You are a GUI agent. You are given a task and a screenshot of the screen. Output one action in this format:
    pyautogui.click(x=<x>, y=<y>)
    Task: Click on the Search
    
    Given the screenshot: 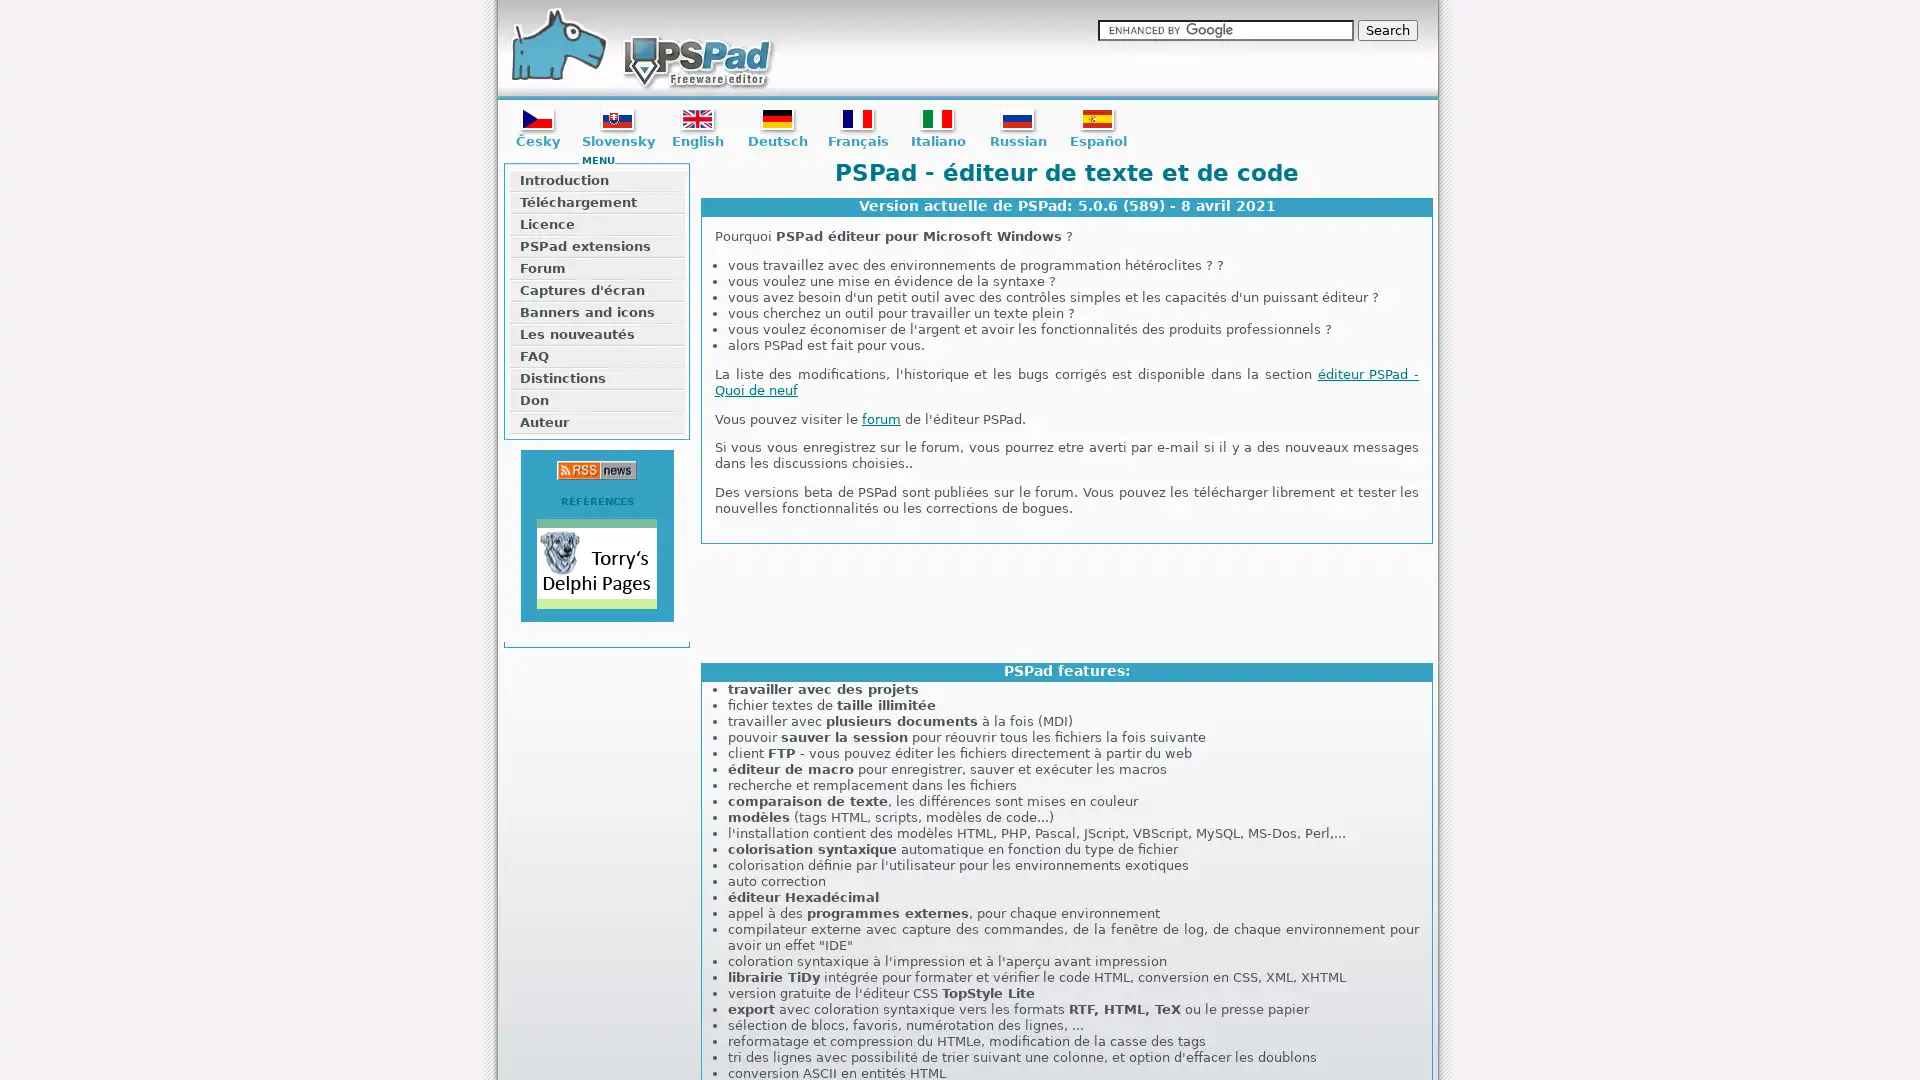 What is the action you would take?
    pyautogui.click(x=1386, y=30)
    